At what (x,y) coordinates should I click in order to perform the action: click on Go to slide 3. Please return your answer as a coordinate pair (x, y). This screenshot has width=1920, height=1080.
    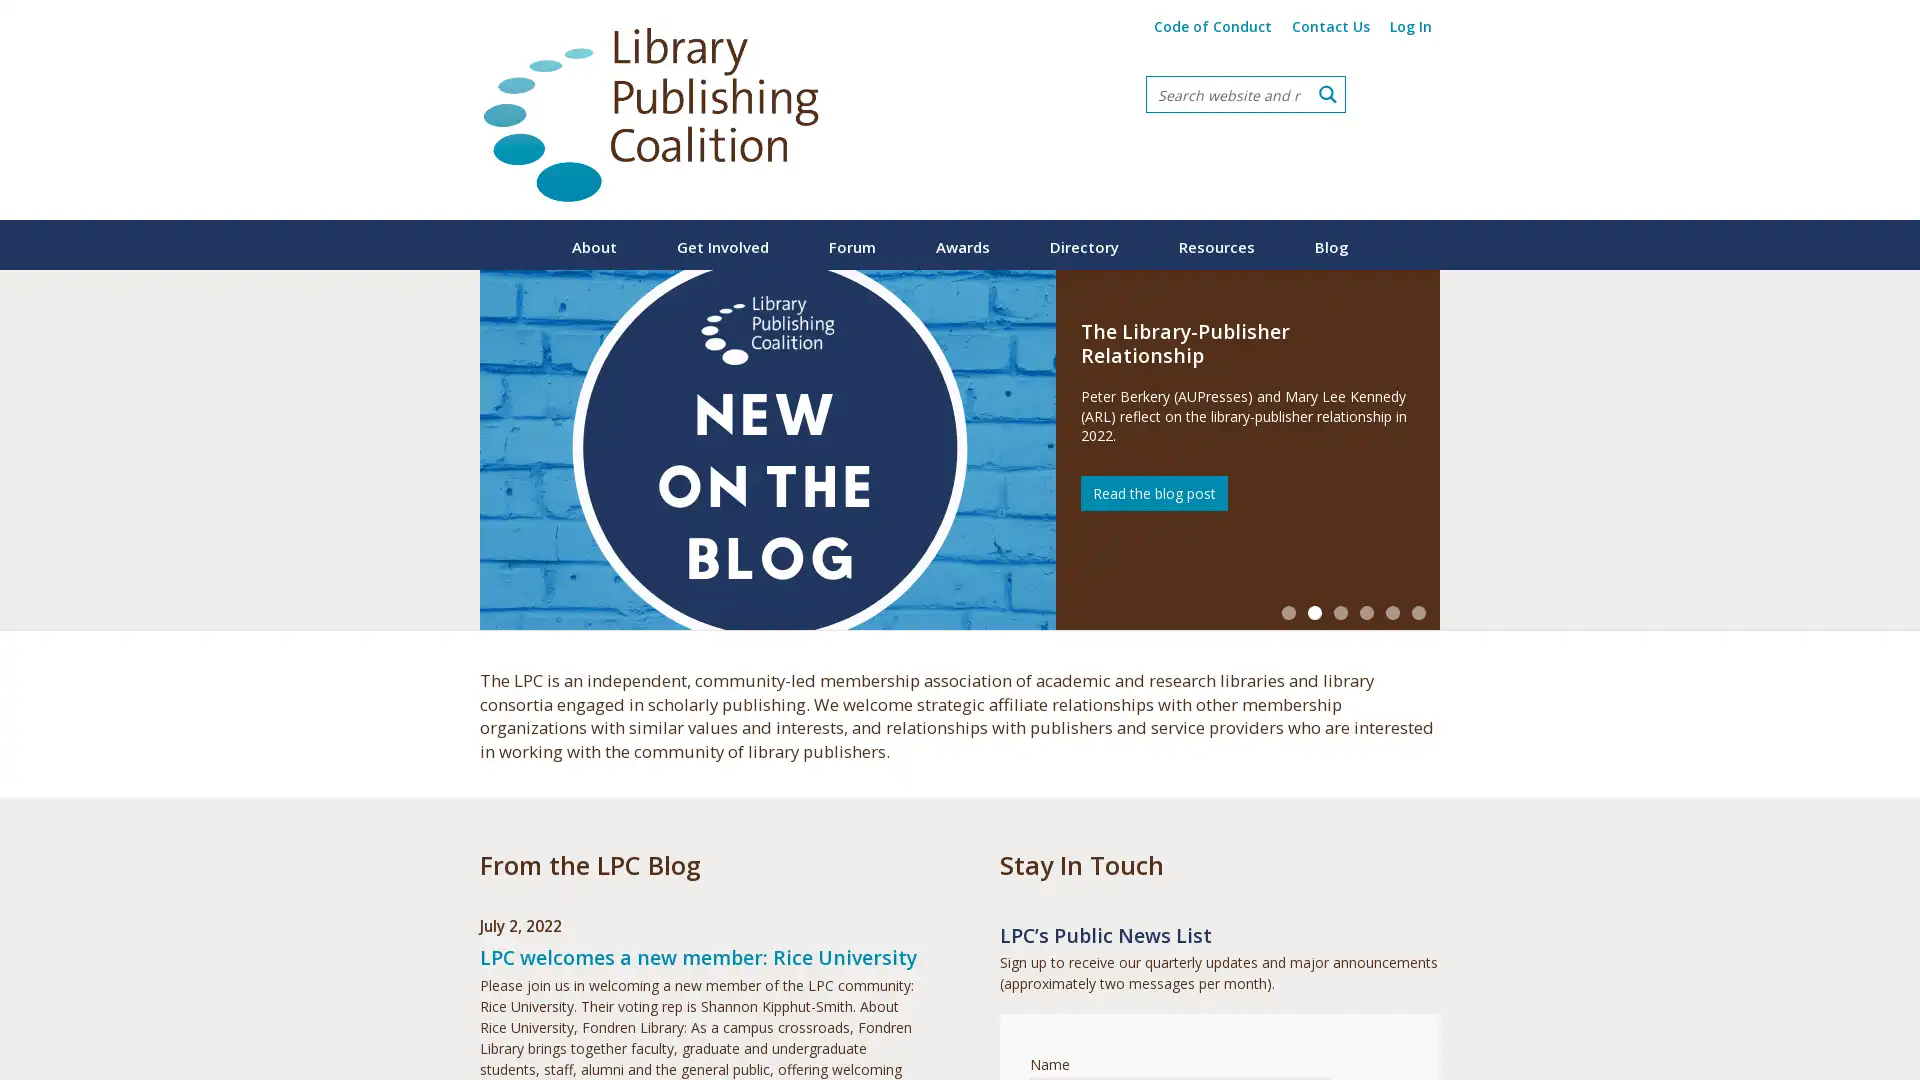
    Looking at the image, I should click on (1340, 612).